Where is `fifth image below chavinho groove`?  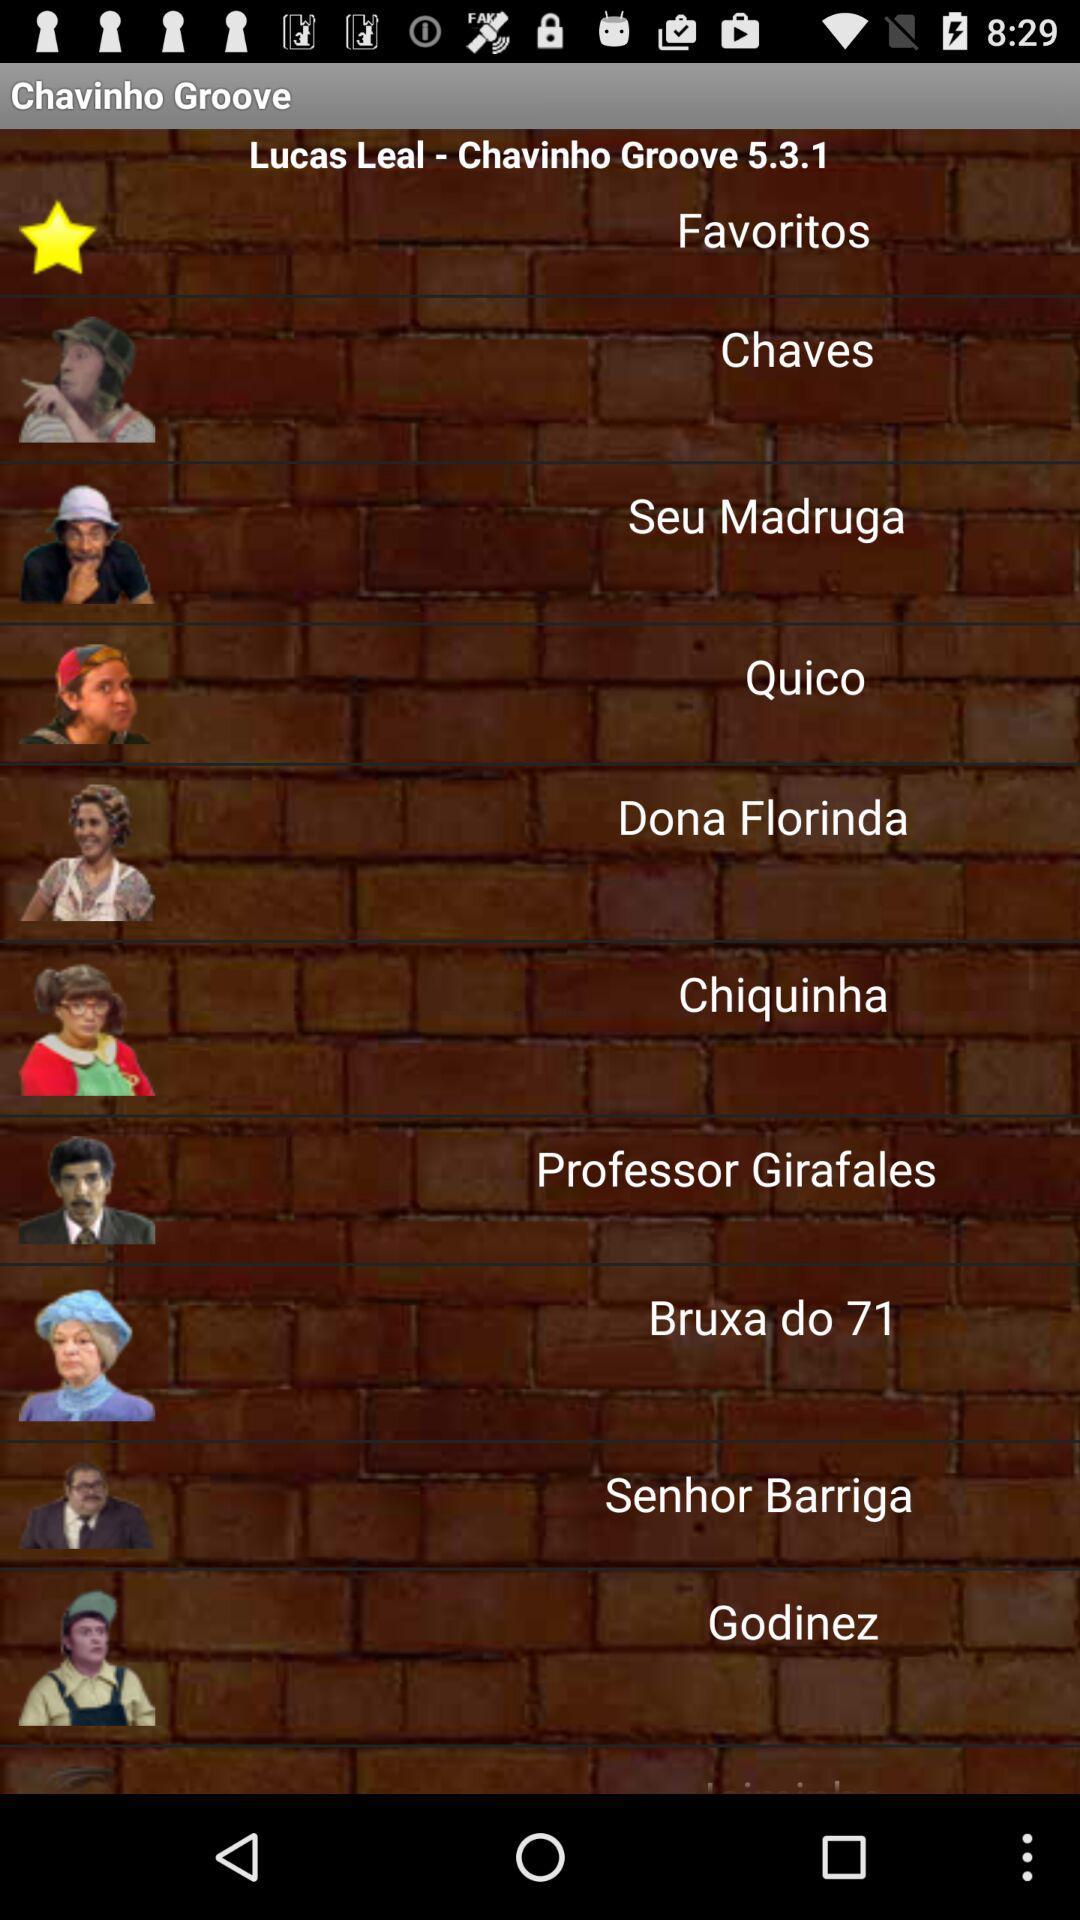 fifth image below chavinho groove is located at coordinates (86, 853).